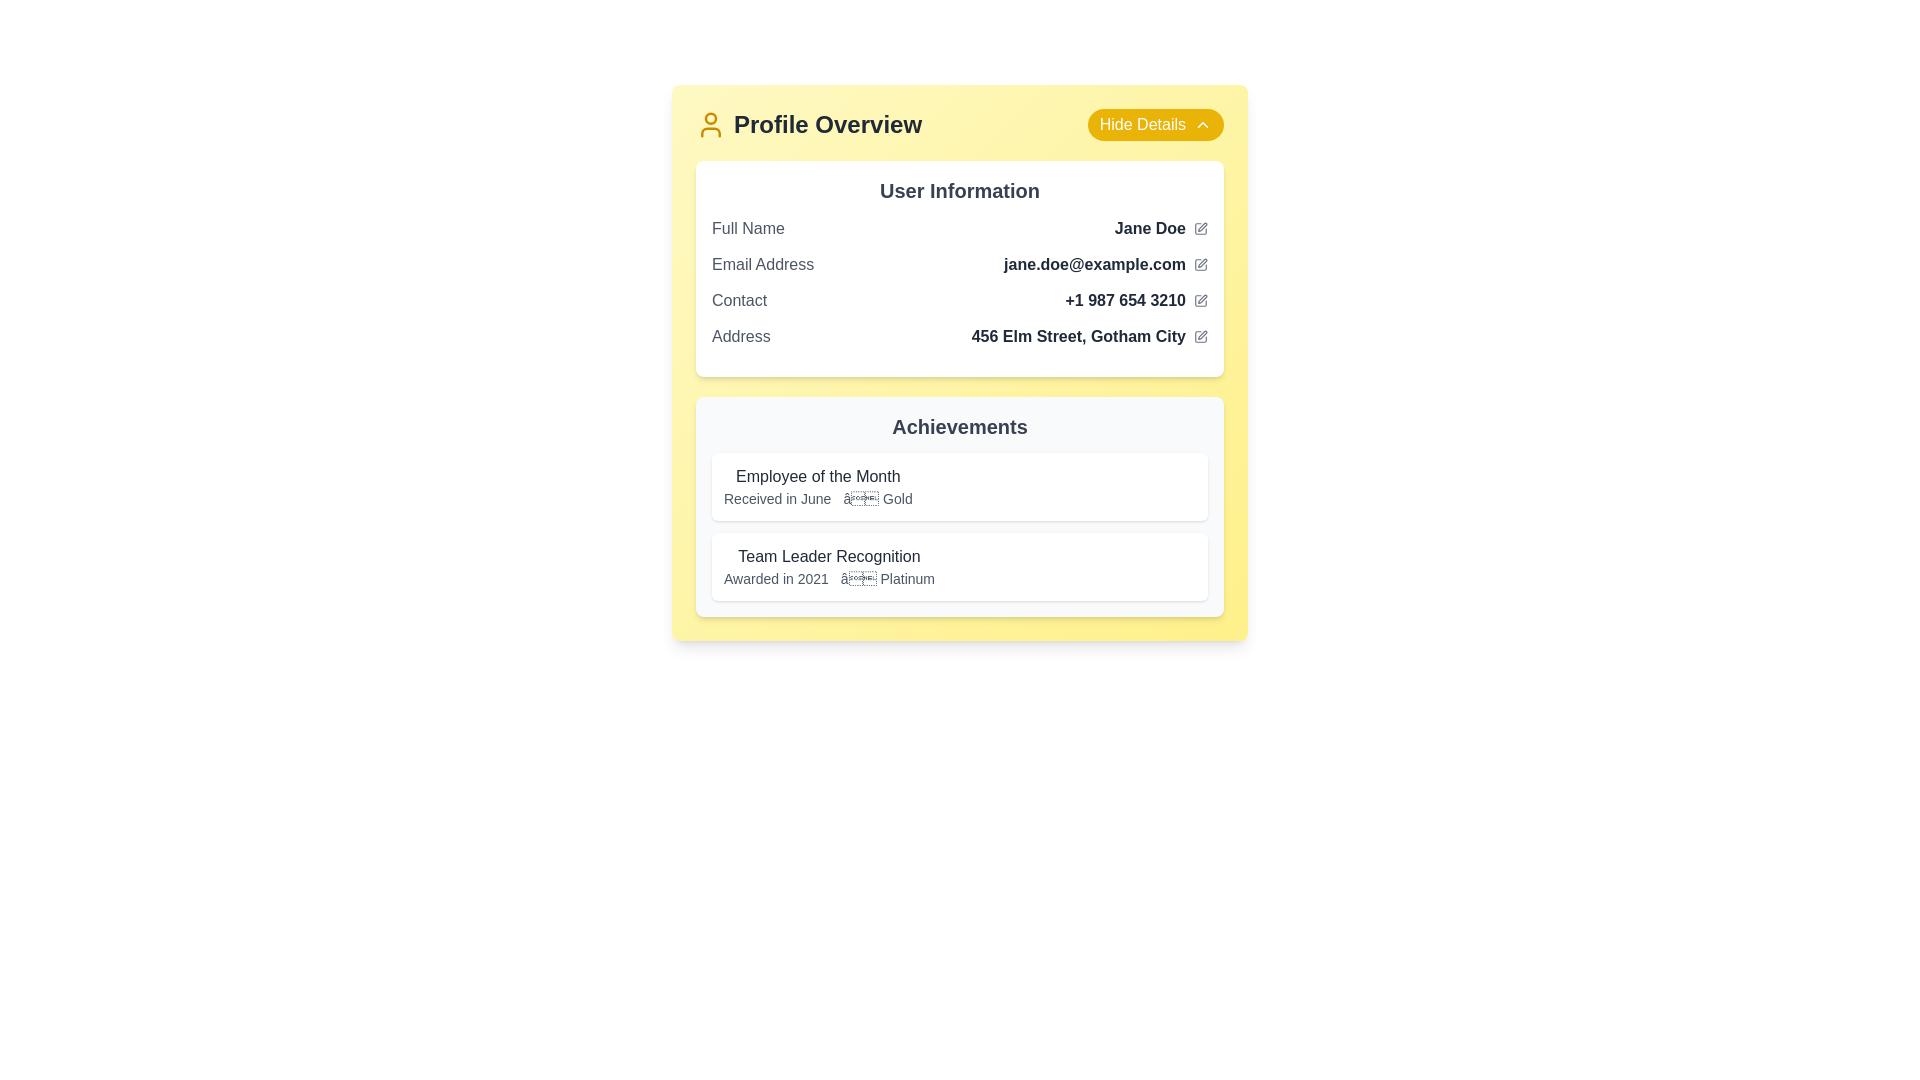  What do you see at coordinates (960, 567) in the screenshot?
I see `the 'Team Leader Recognition' award informational card located in the 'Achievements' section, which displays the user's achievement for 2021` at bounding box center [960, 567].